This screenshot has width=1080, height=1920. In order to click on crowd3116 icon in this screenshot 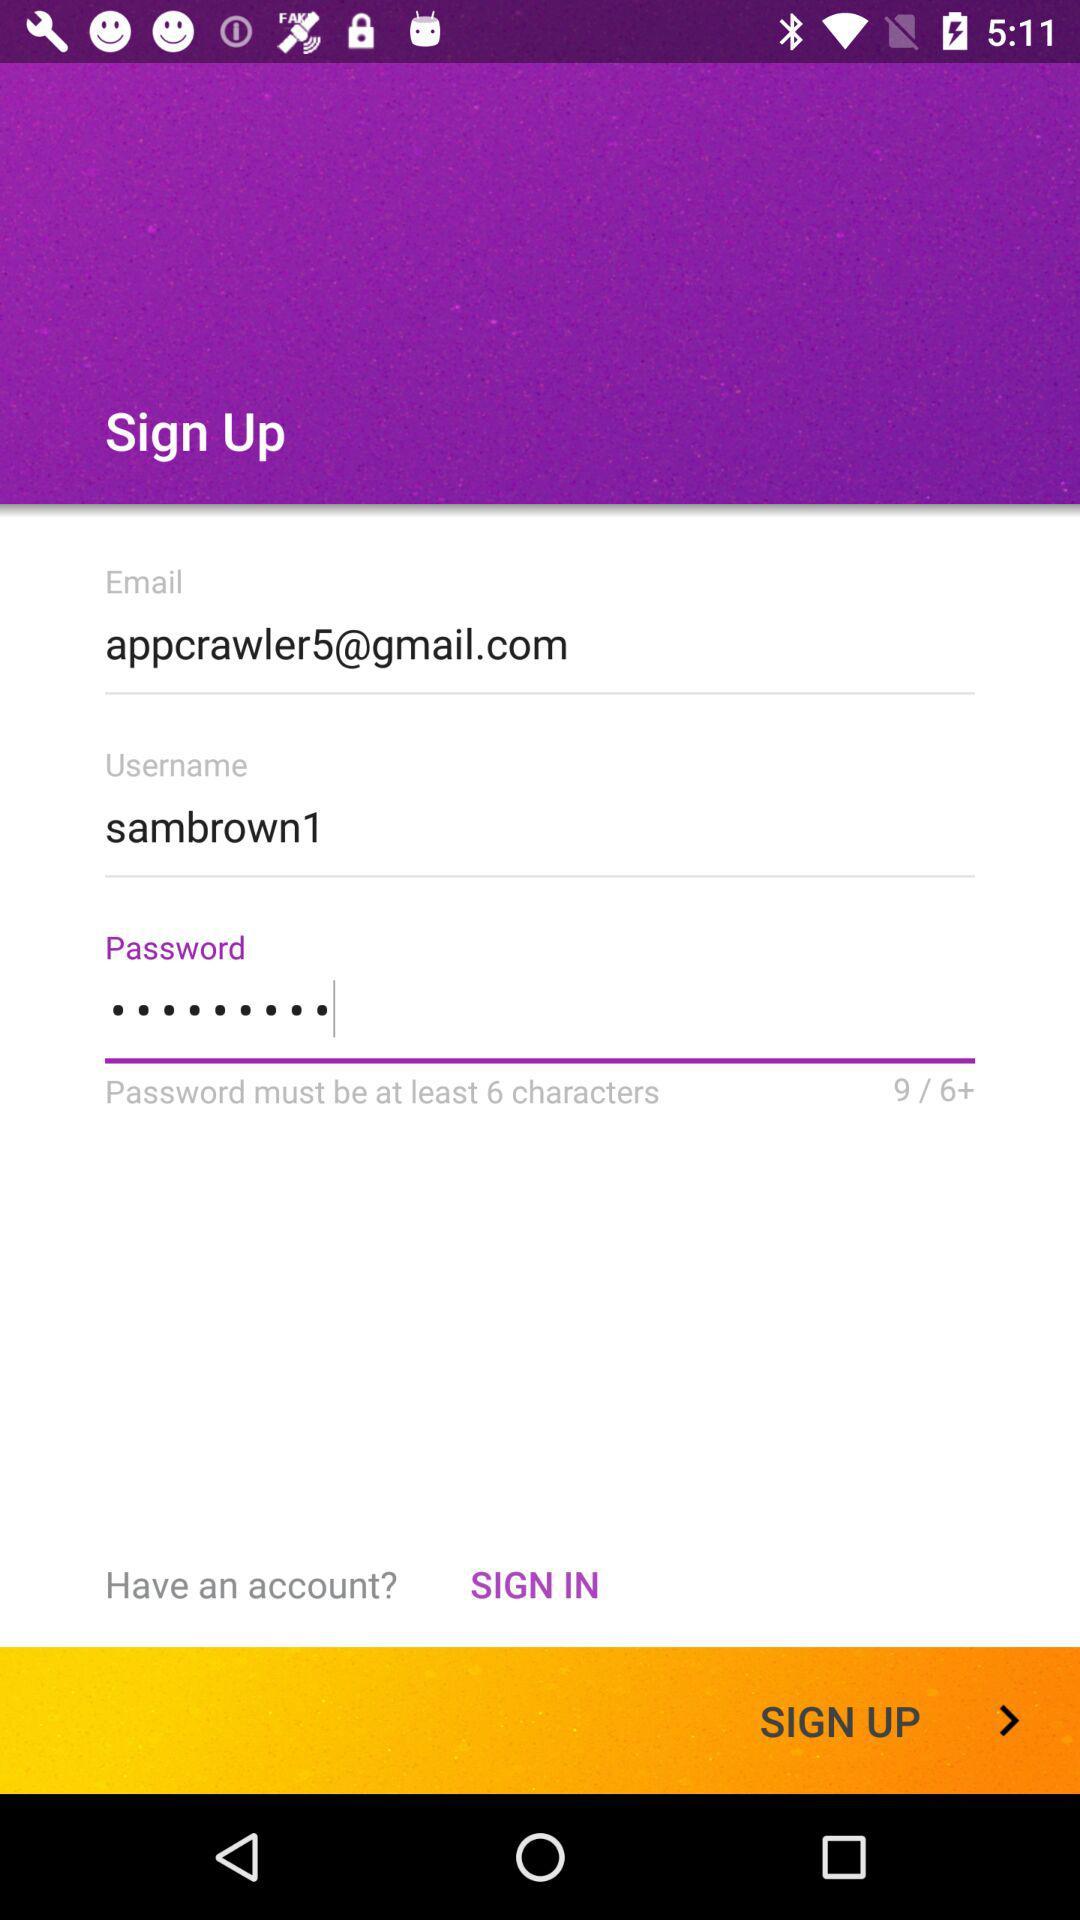, I will do `click(540, 1021)`.